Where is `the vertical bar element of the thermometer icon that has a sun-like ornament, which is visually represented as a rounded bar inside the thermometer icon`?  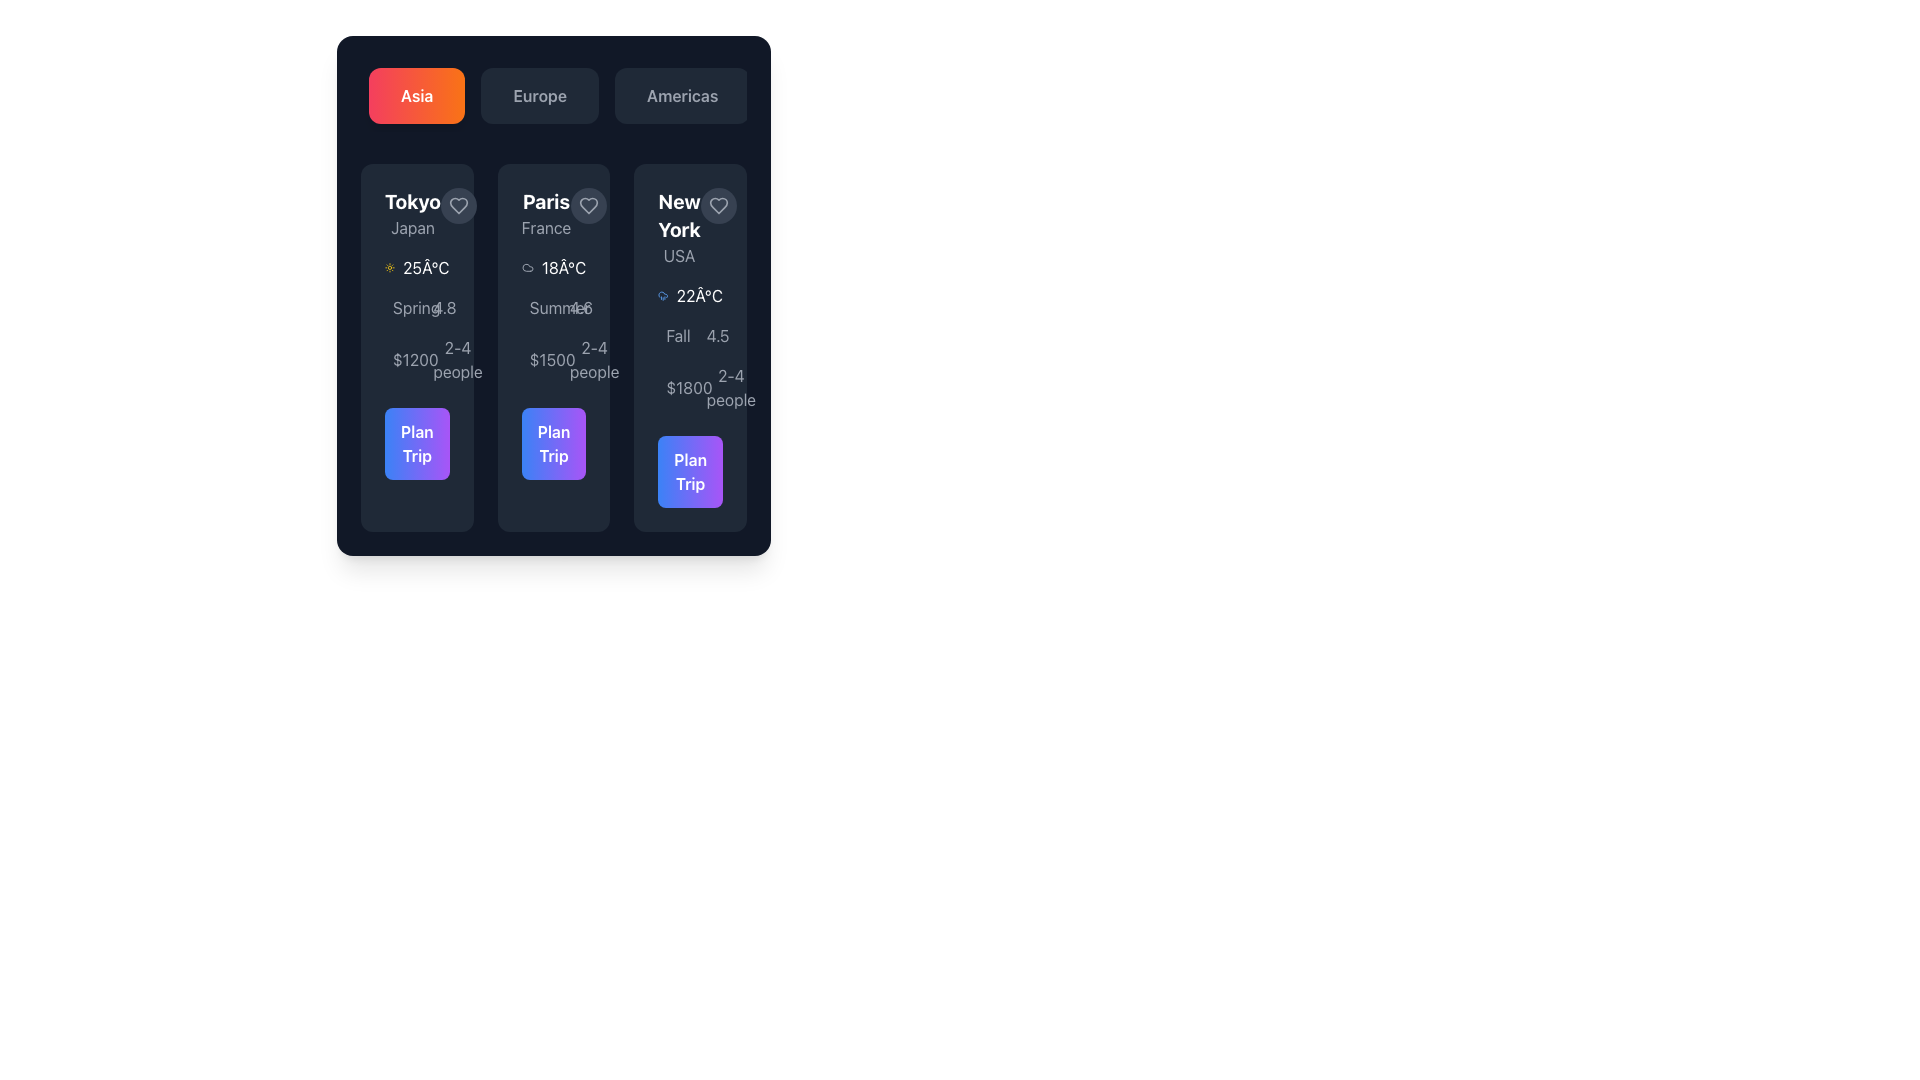
the vertical bar element of the thermometer icon that has a sun-like ornament, which is visually represented as a rounded bar inside the thermometer icon is located at coordinates (442, 312).